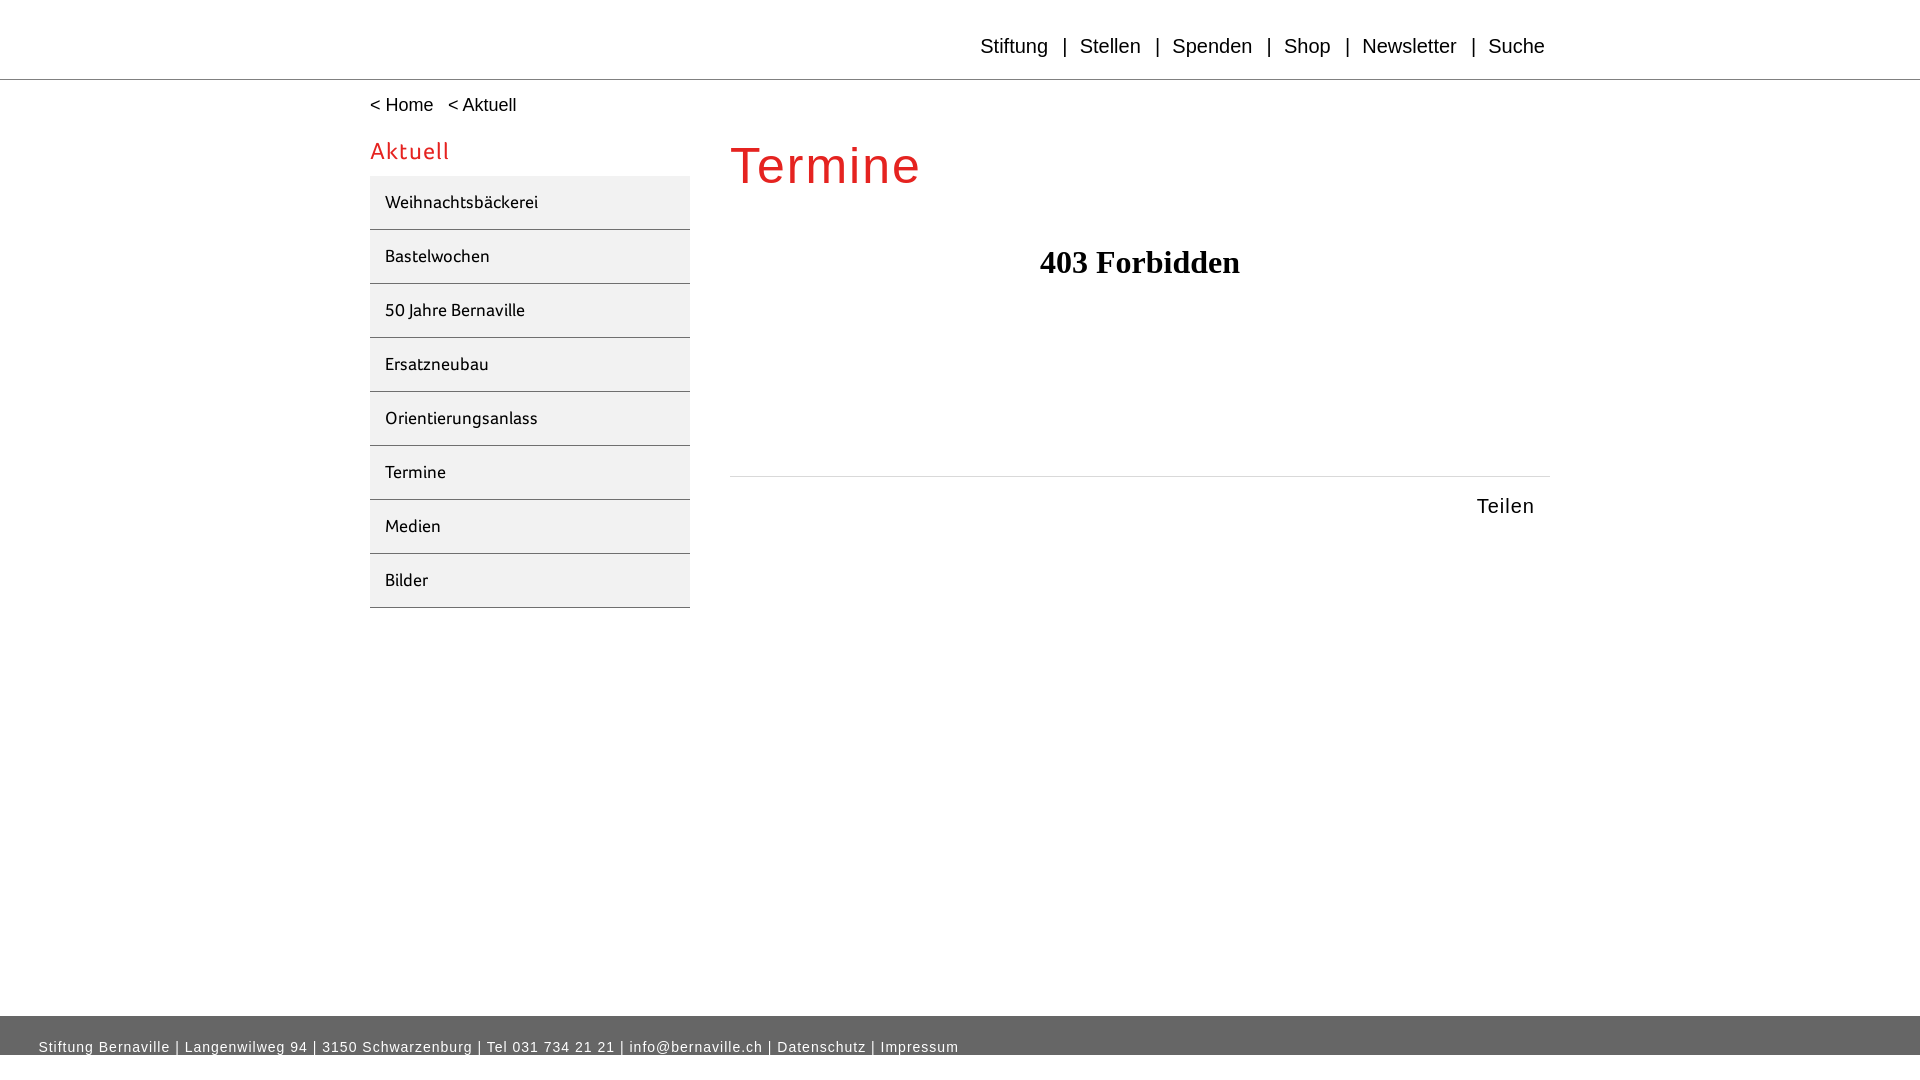  I want to click on '< Home', so click(397, 105).